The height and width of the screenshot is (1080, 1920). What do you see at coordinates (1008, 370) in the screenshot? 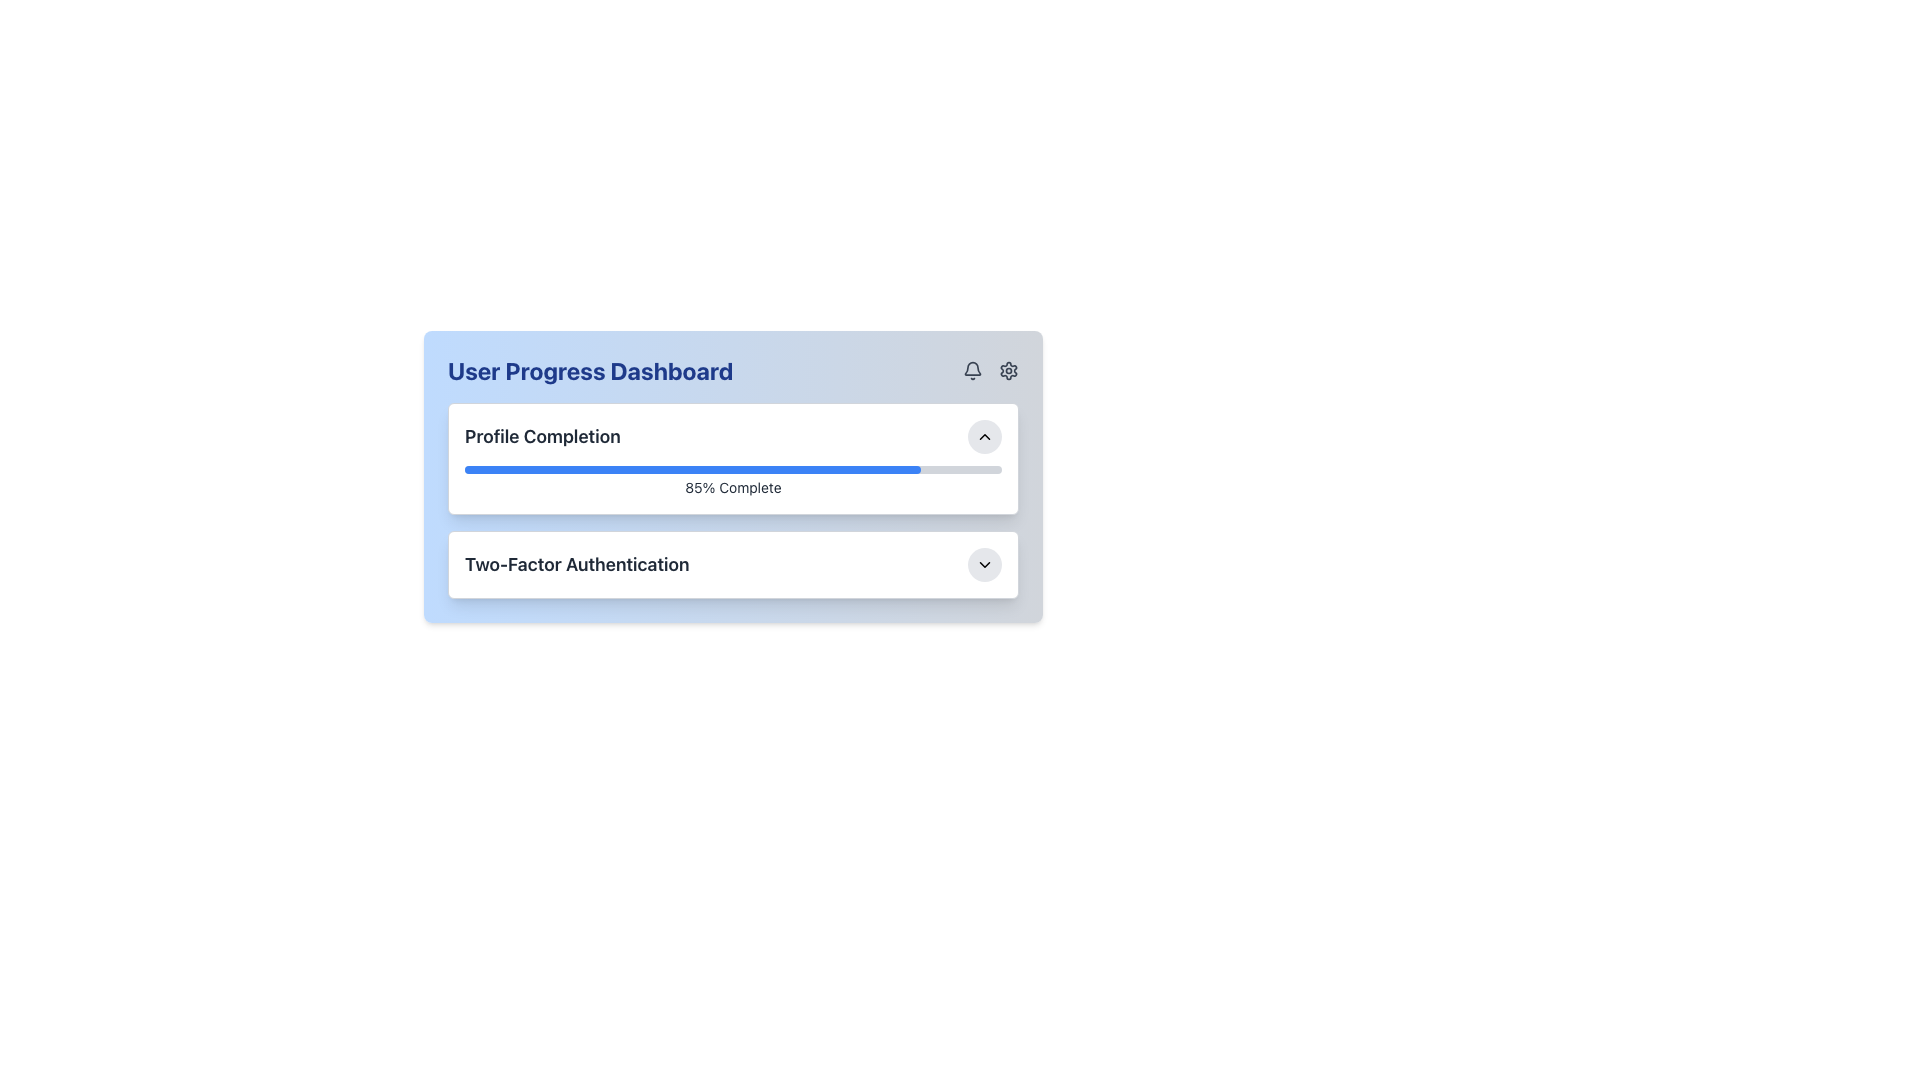
I see `the cog icon in the top-right corner of the dashboard interface` at bounding box center [1008, 370].